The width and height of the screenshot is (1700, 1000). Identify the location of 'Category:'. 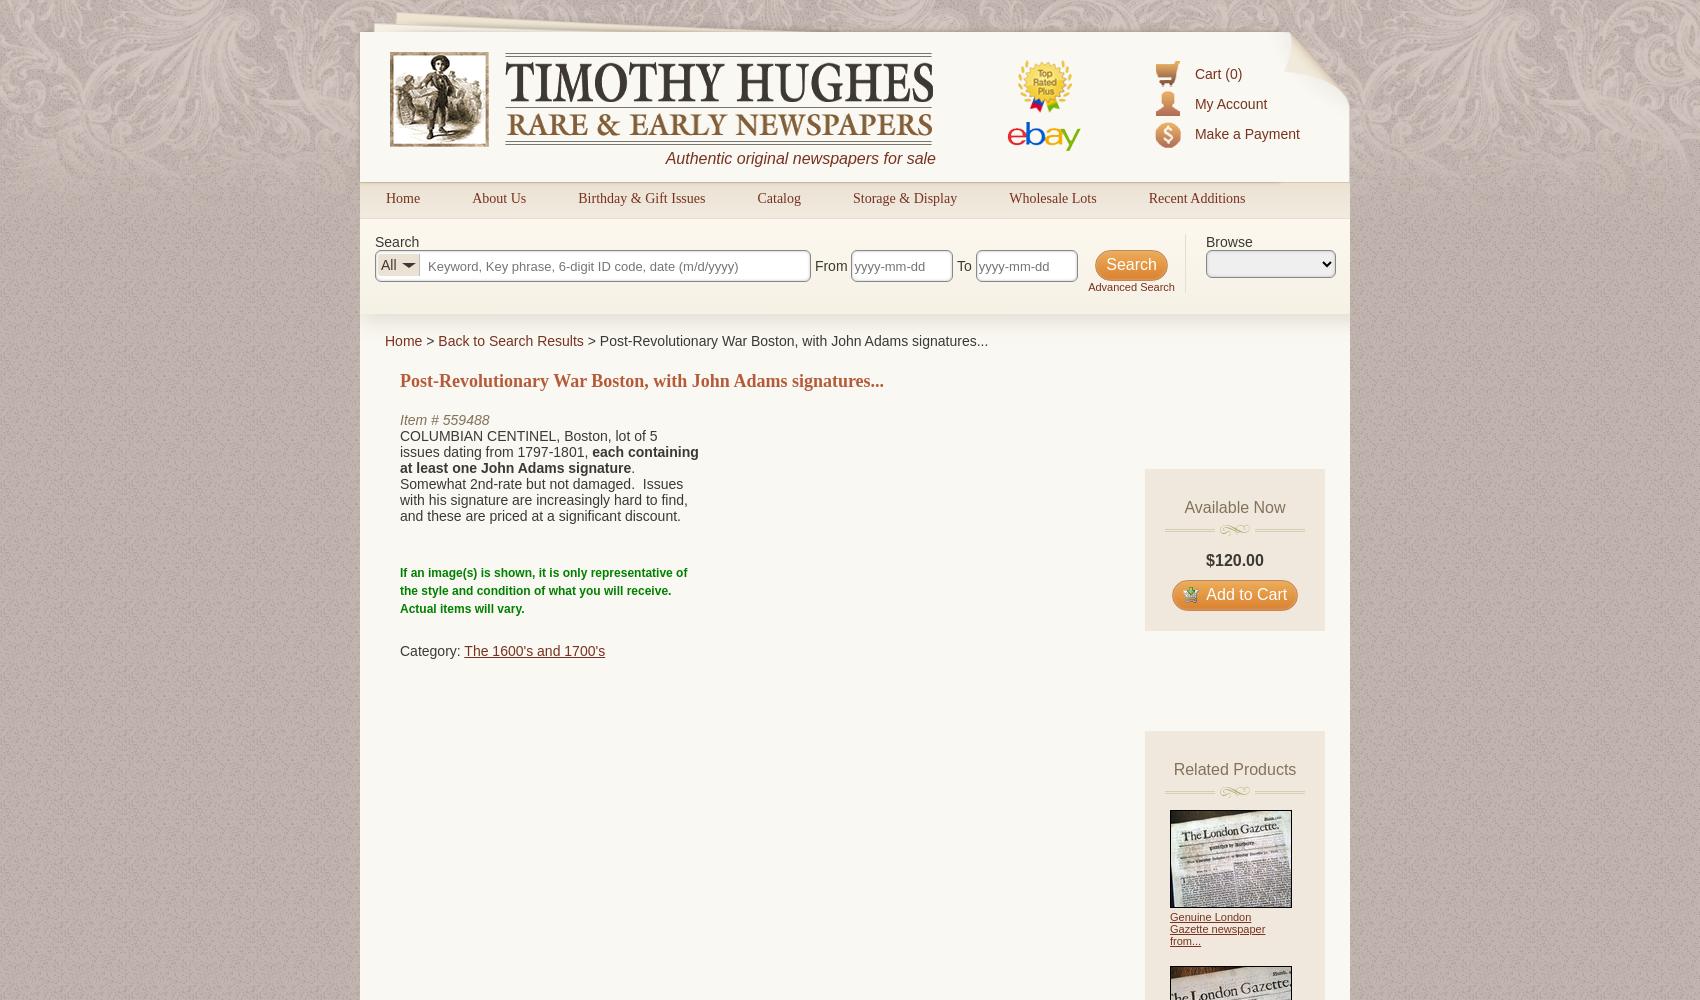
(431, 650).